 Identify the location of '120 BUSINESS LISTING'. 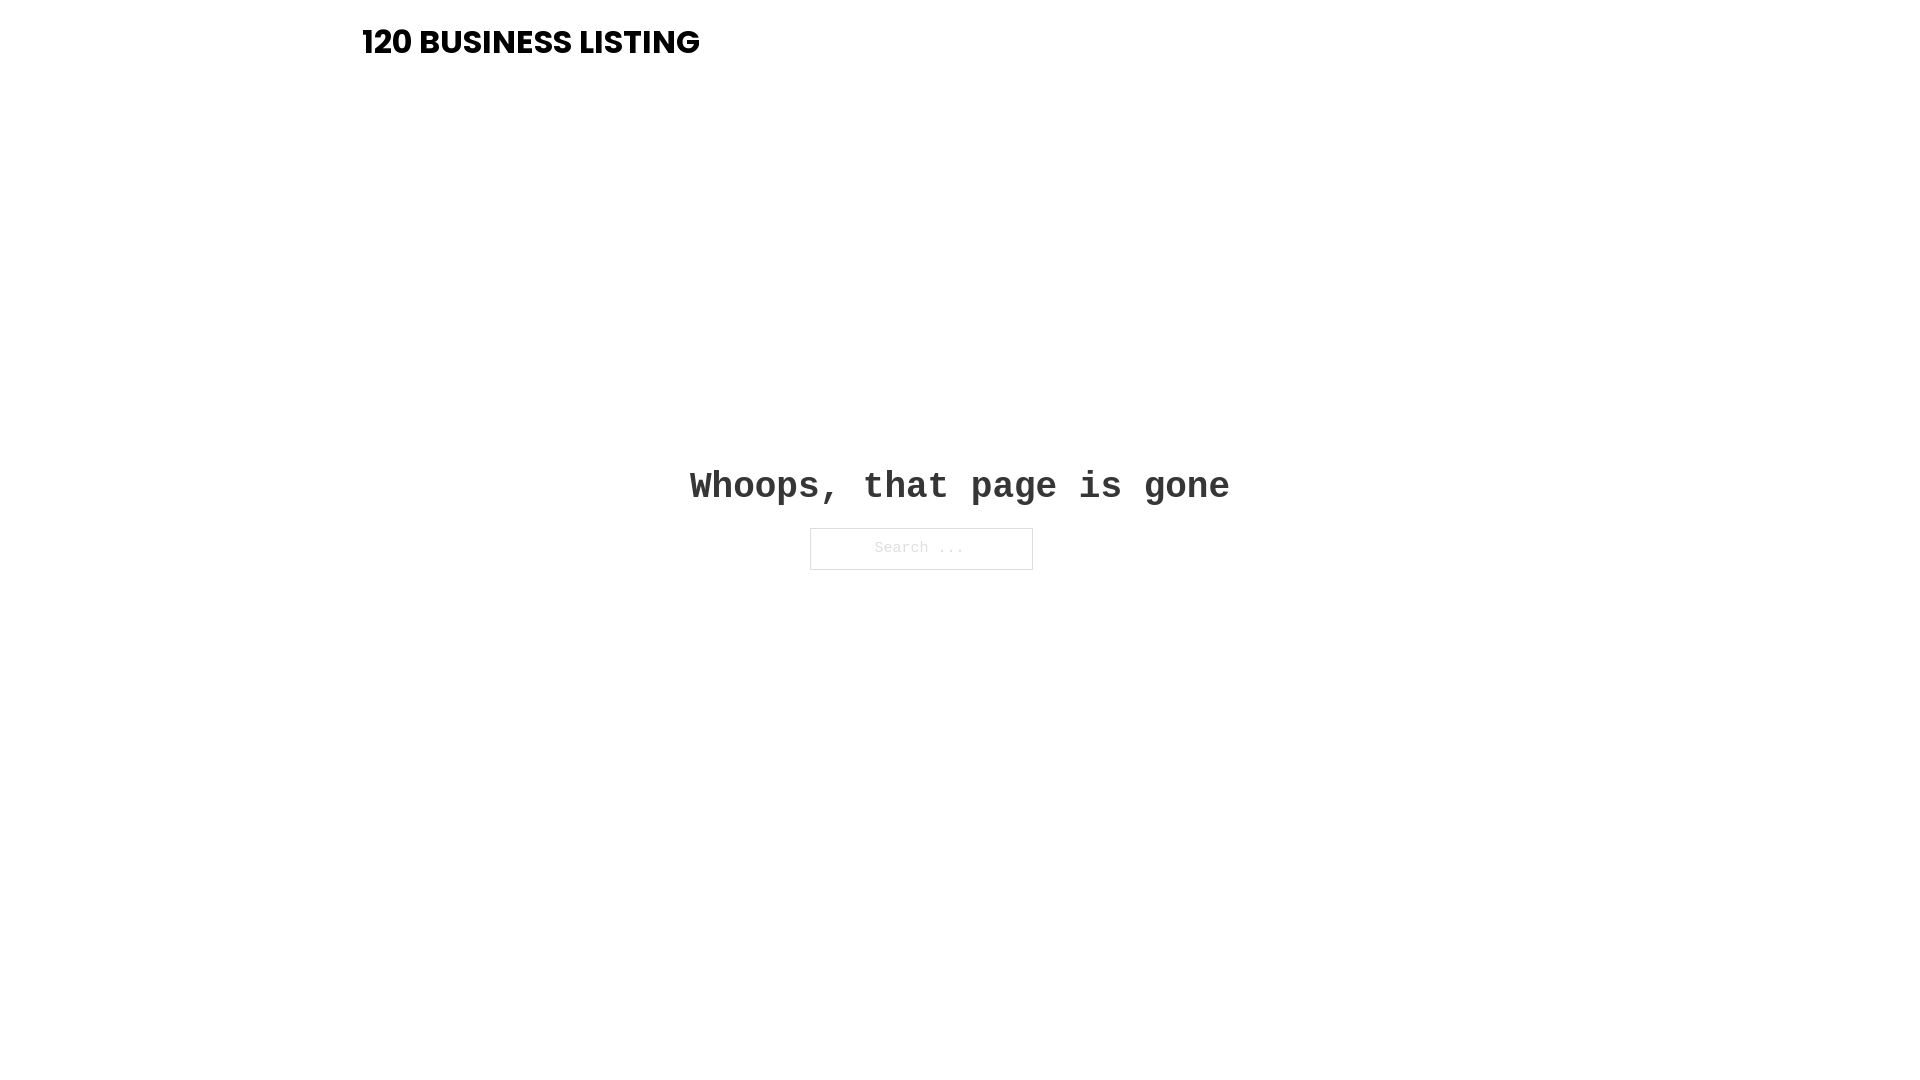
(531, 42).